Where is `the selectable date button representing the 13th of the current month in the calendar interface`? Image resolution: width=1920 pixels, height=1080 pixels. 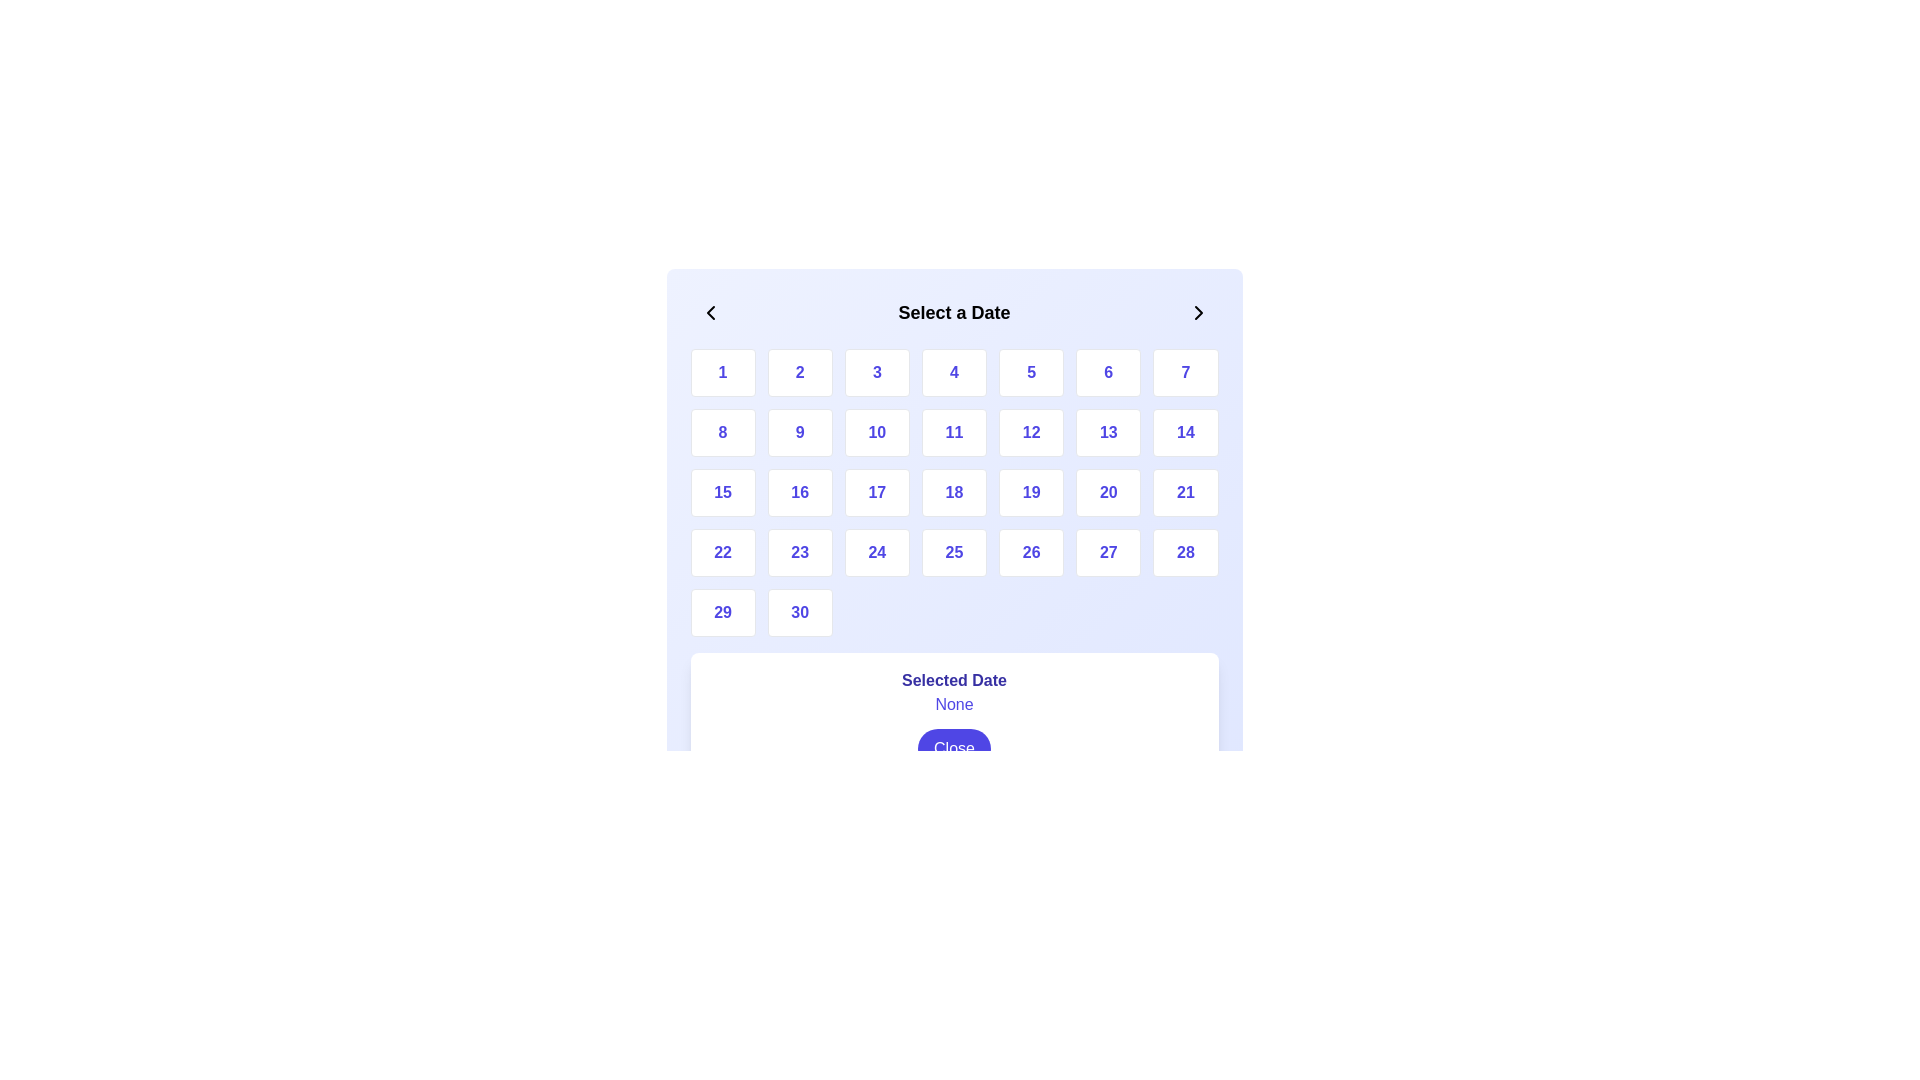 the selectable date button representing the 13th of the current month in the calendar interface is located at coordinates (1107, 431).